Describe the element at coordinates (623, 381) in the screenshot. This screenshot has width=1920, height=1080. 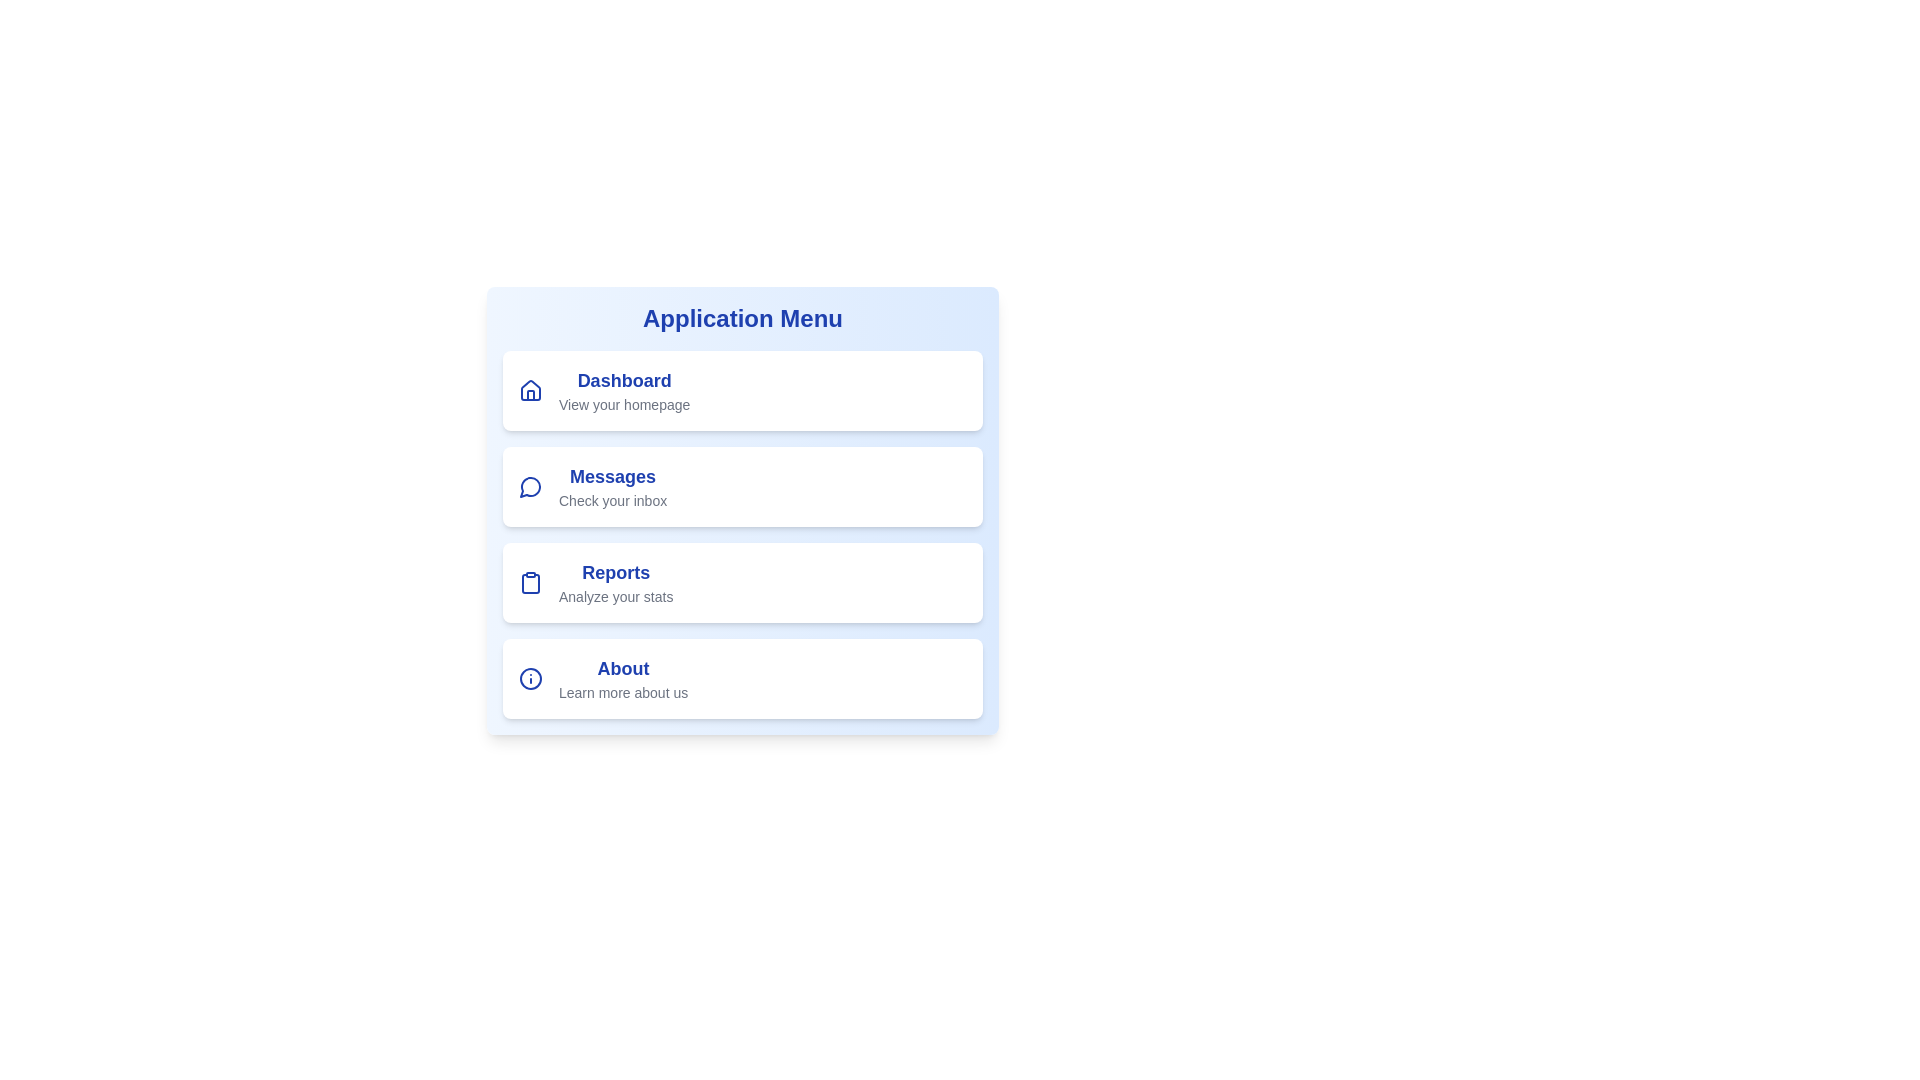
I see `the text 'Dashboard' to select it` at that location.